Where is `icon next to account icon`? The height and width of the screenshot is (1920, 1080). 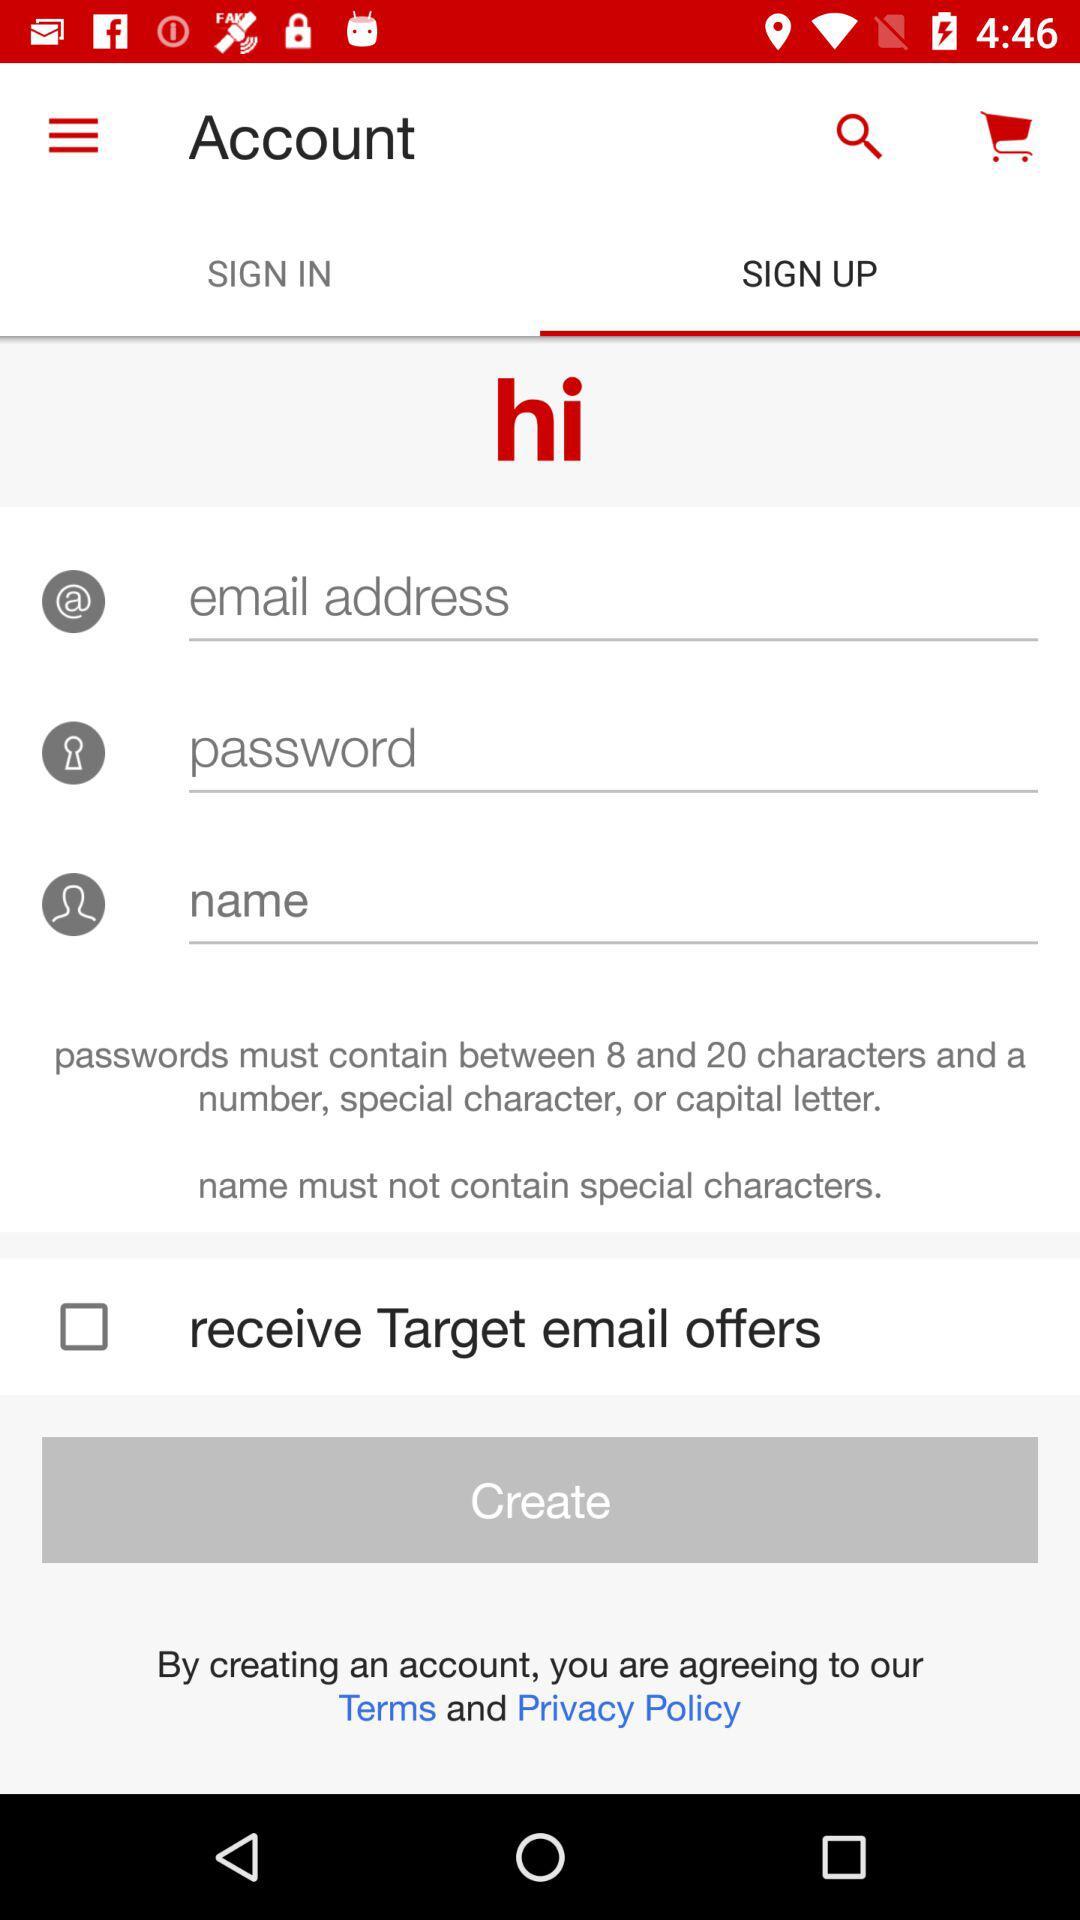
icon next to account icon is located at coordinates (858, 135).